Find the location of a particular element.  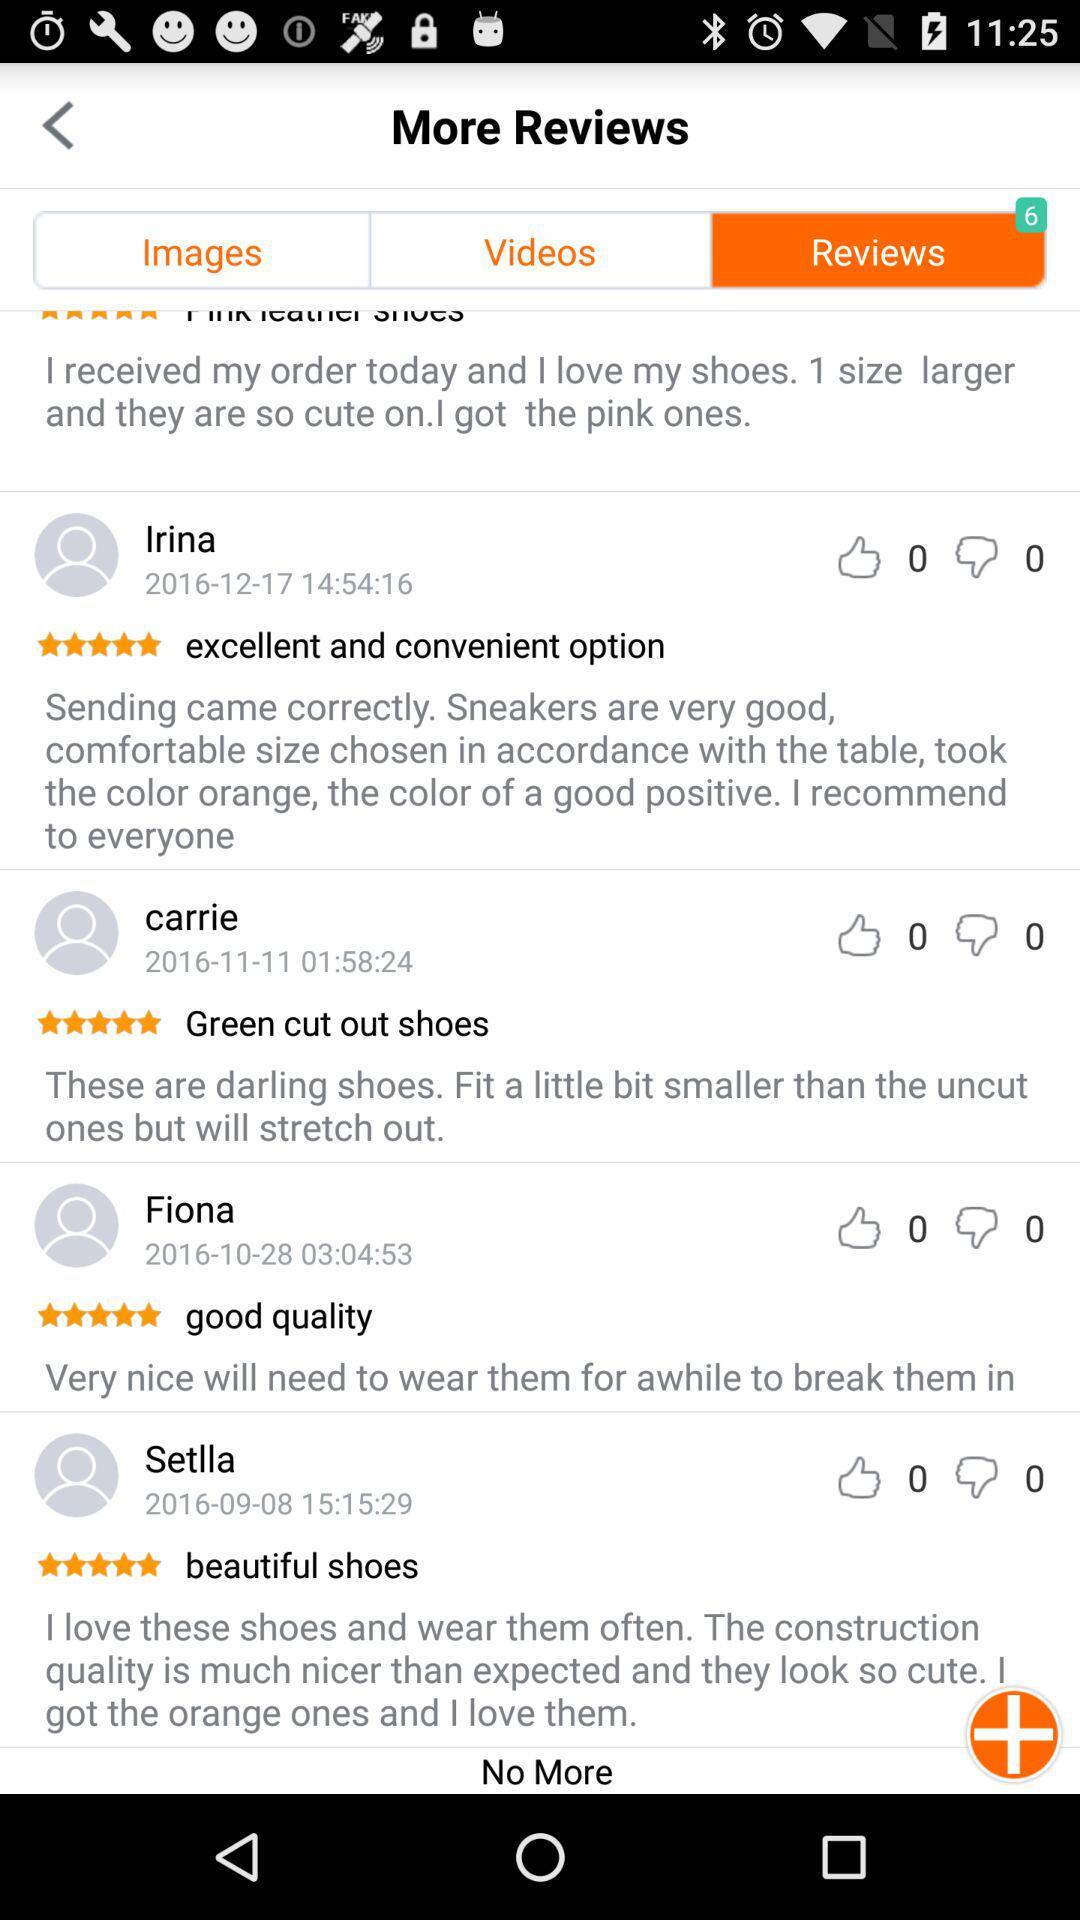

like comment is located at coordinates (858, 1477).